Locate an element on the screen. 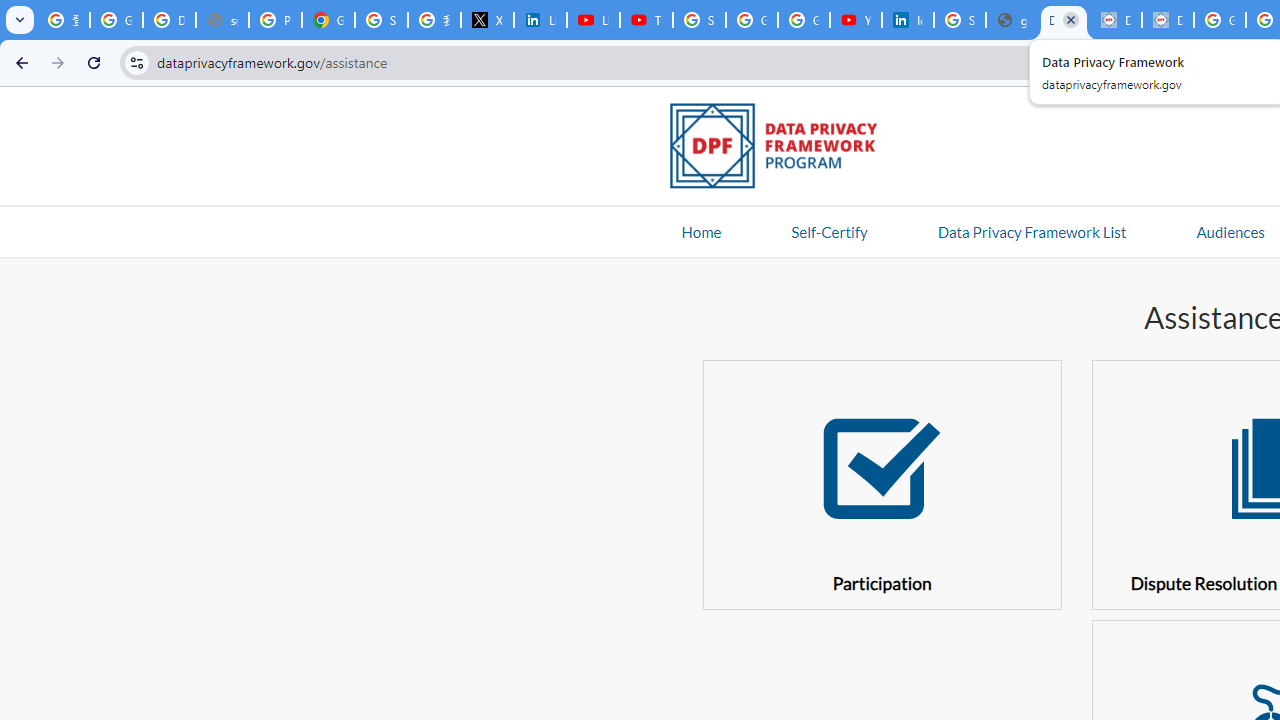 The width and height of the screenshot is (1280, 720). 'Data Privacy Framework List' is located at coordinates (1031, 230).